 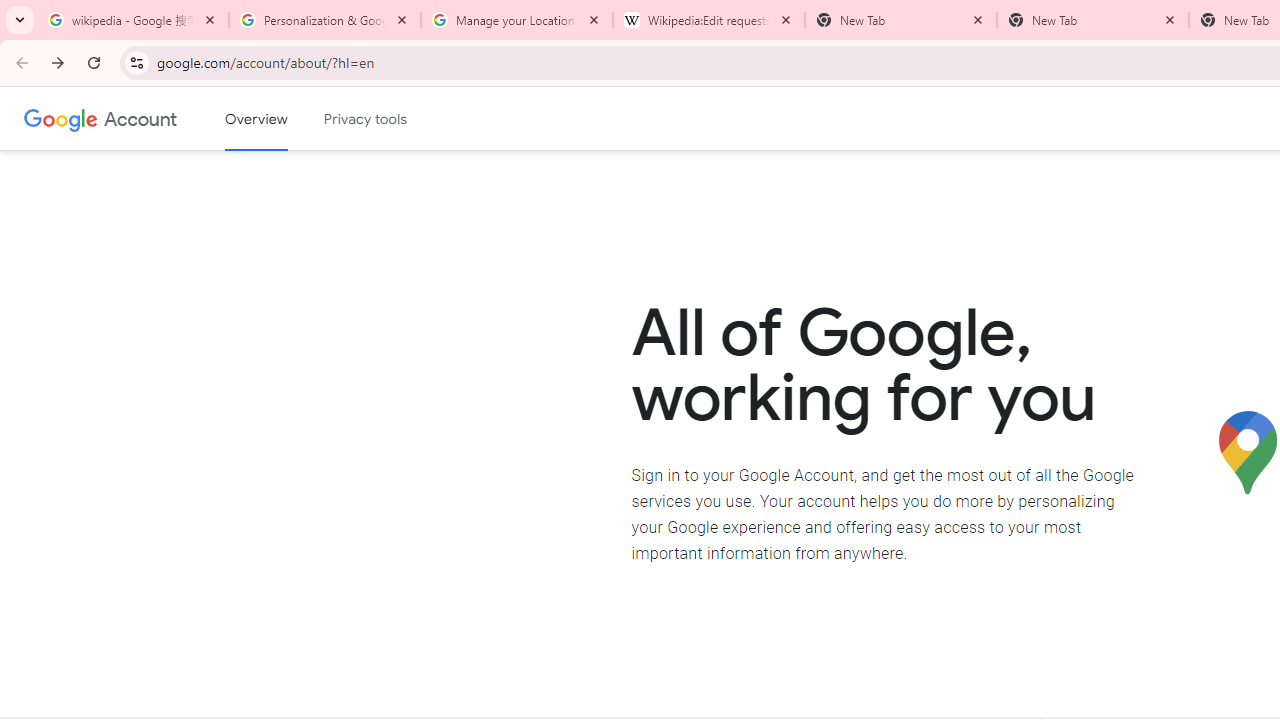 What do you see at coordinates (709, 20) in the screenshot?
I see `'Wikipedia:Edit requests - Wikipedia'` at bounding box center [709, 20].